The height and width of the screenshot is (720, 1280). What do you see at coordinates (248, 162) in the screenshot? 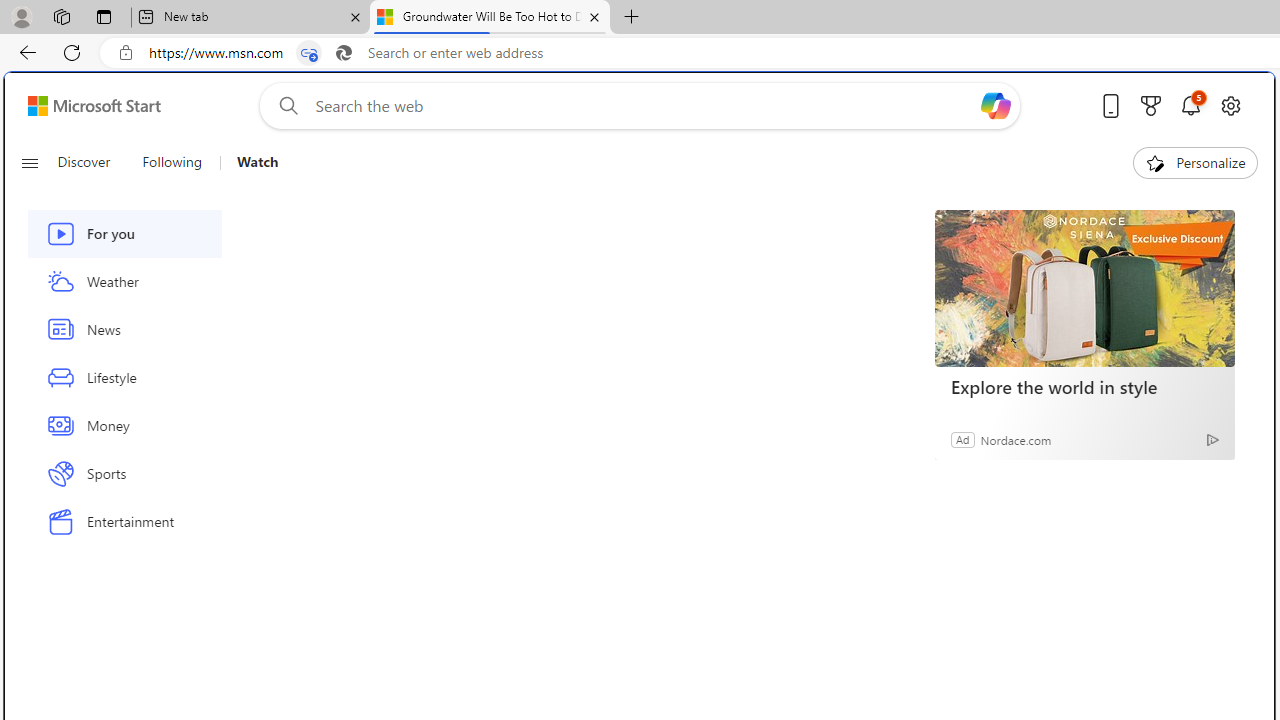
I see `'Watch'` at bounding box center [248, 162].